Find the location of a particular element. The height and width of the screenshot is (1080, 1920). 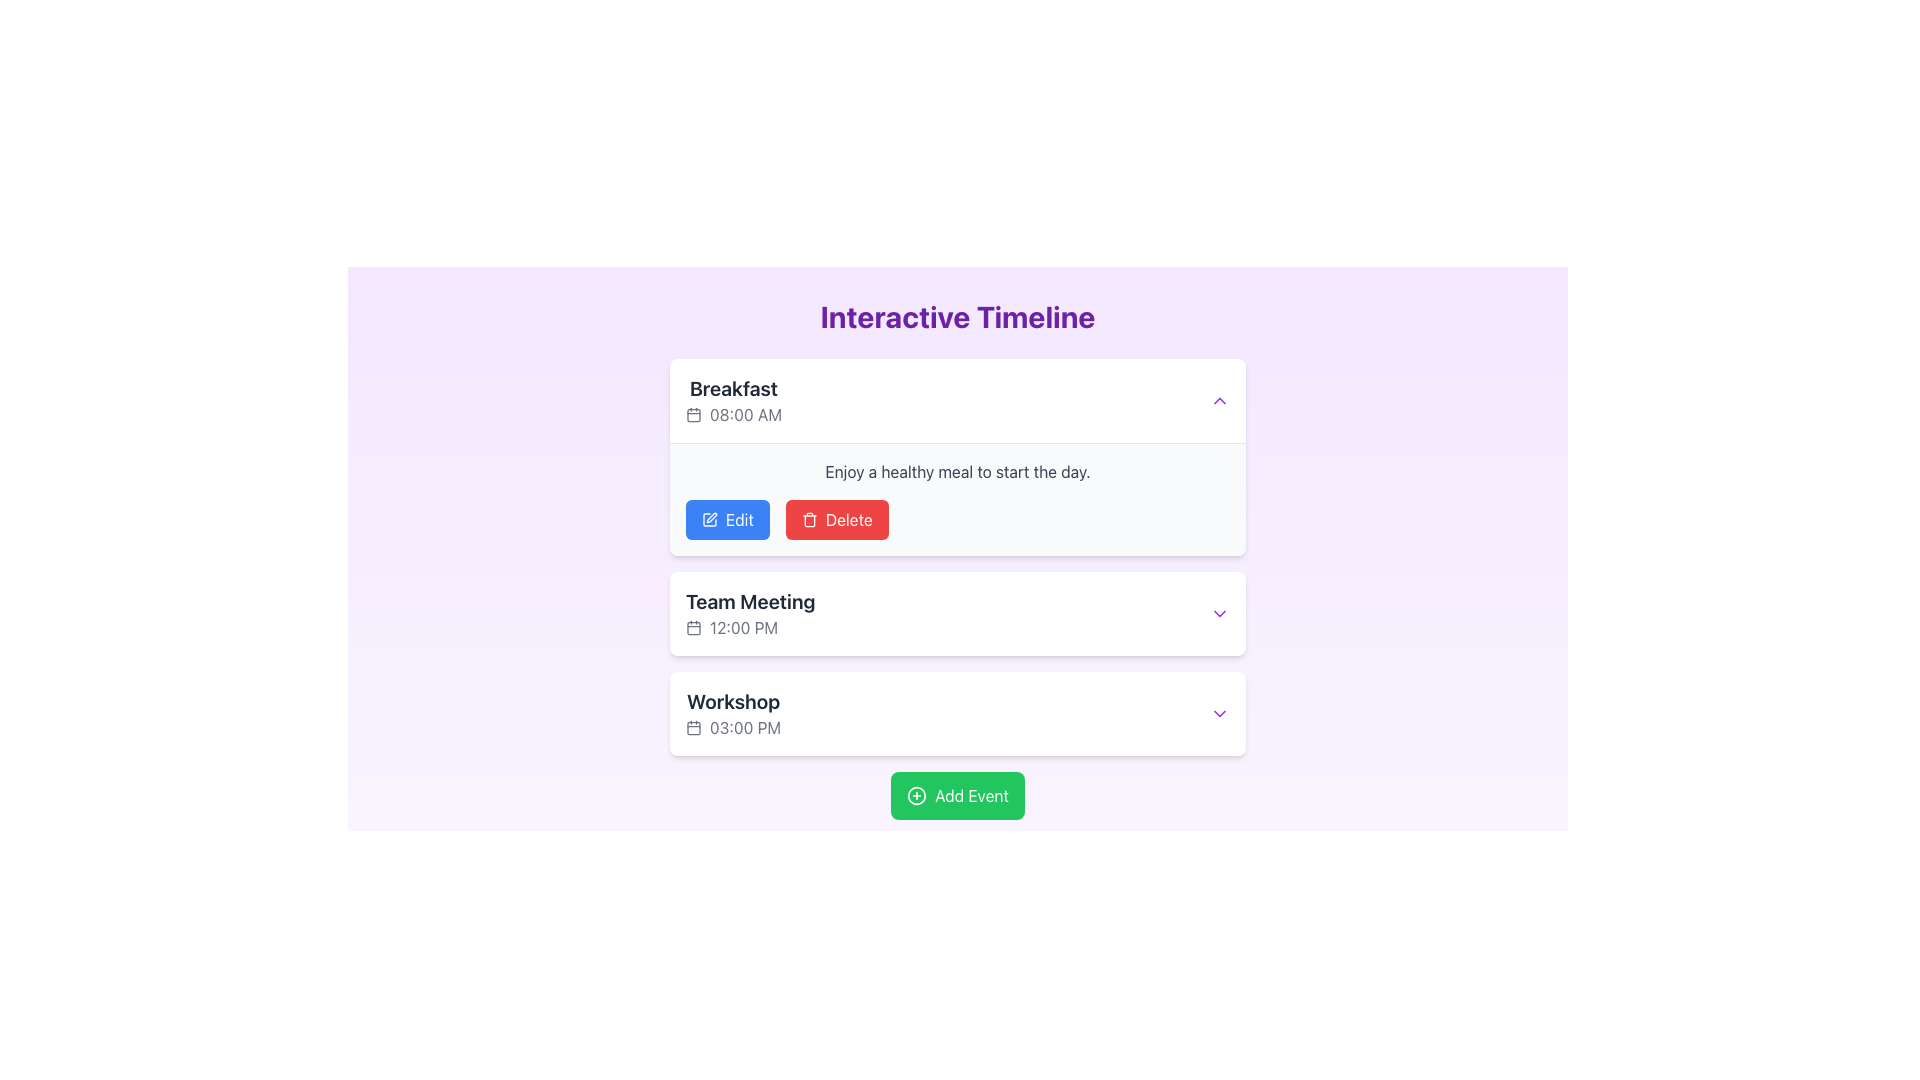

the small chevron icon with a thin purple stroke located in the bottom-right corner of the 'Workshop' section is located at coordinates (1218, 712).